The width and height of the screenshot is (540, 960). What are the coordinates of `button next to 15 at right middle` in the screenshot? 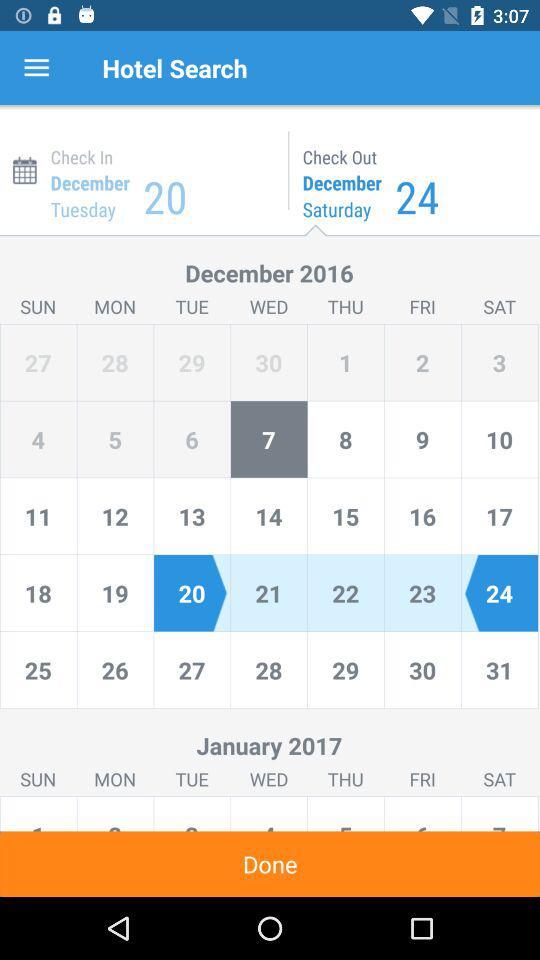 It's located at (421, 515).